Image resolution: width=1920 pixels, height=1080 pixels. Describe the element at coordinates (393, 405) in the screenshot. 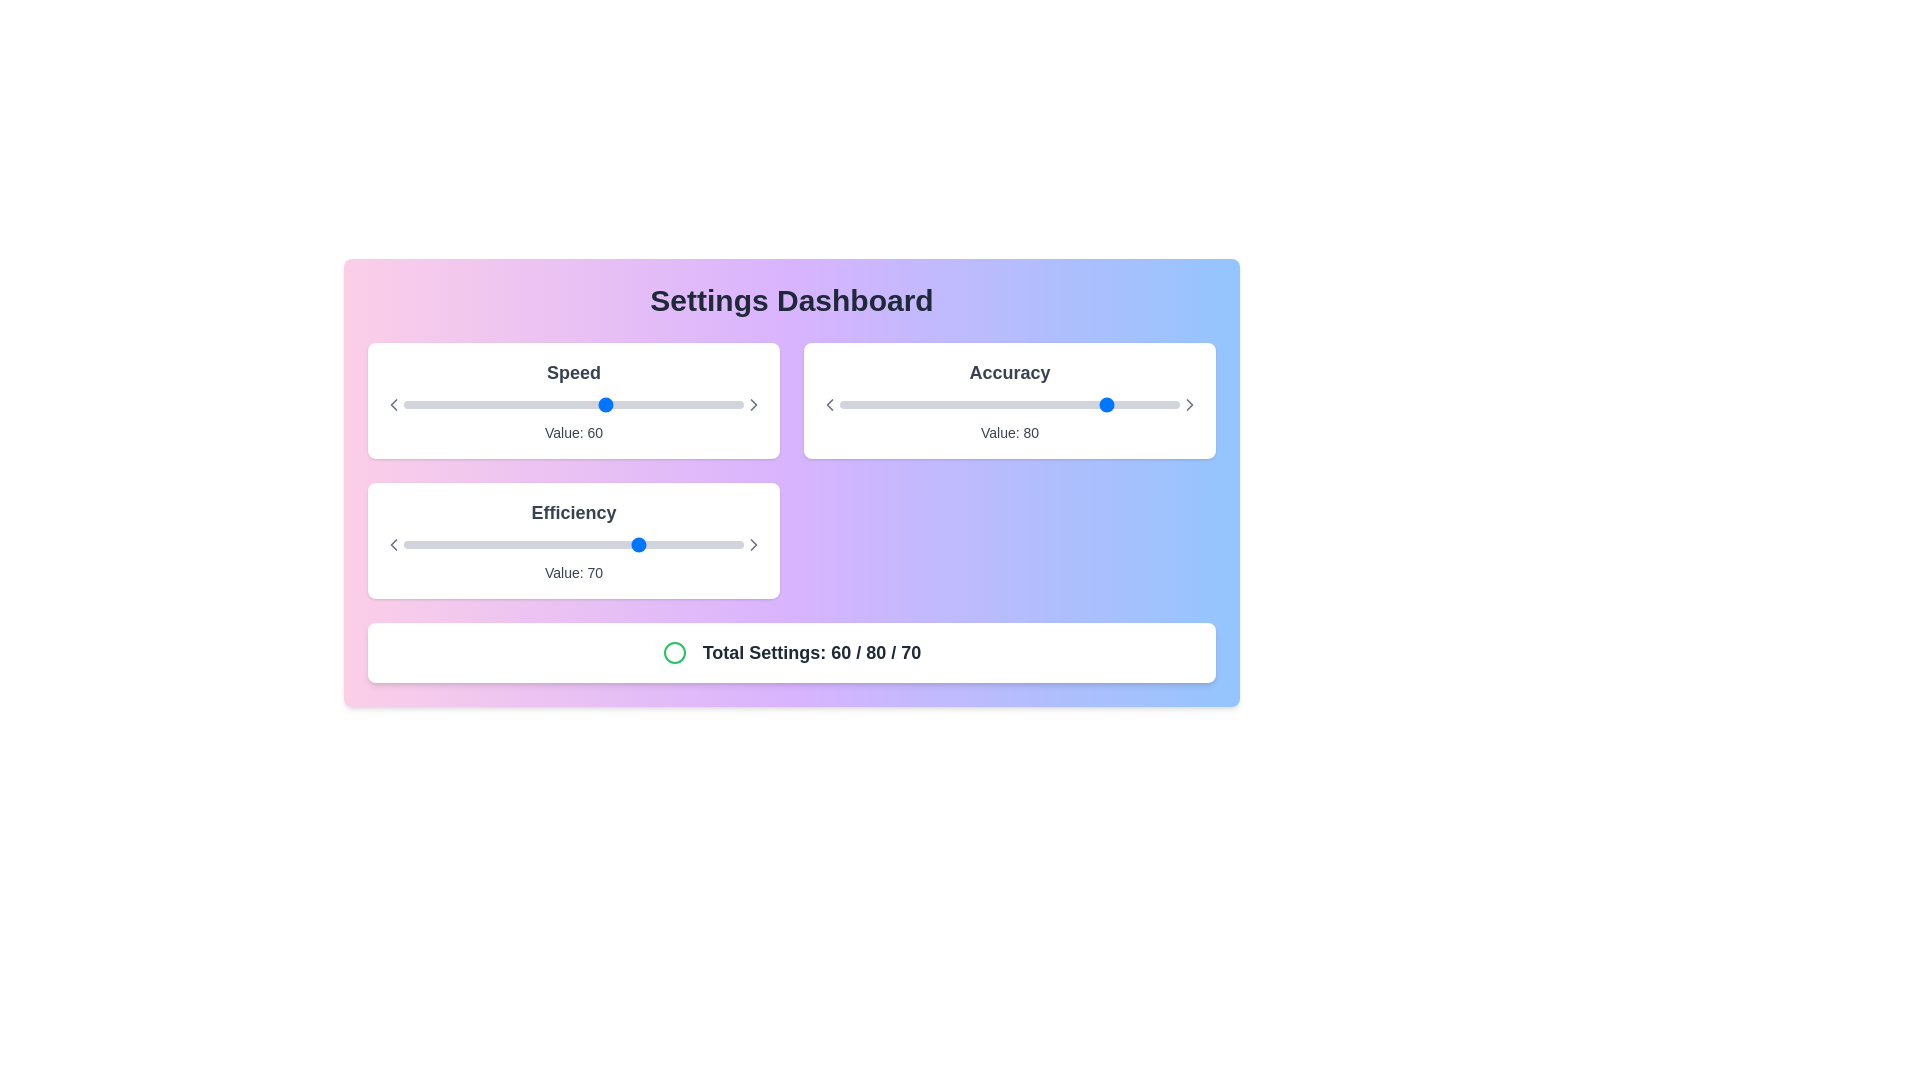

I see `the decrement button for the 'Speed' setting` at that location.